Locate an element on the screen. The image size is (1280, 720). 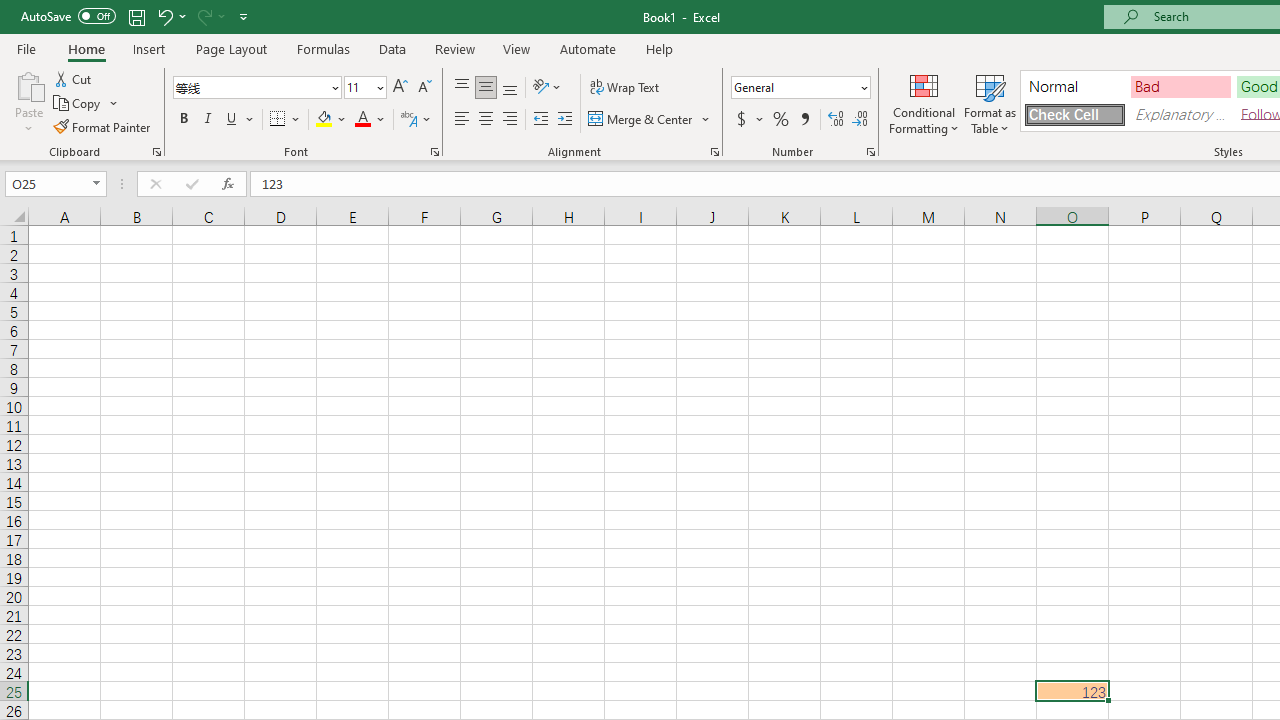
'Decrease Decimal' is located at coordinates (859, 119).